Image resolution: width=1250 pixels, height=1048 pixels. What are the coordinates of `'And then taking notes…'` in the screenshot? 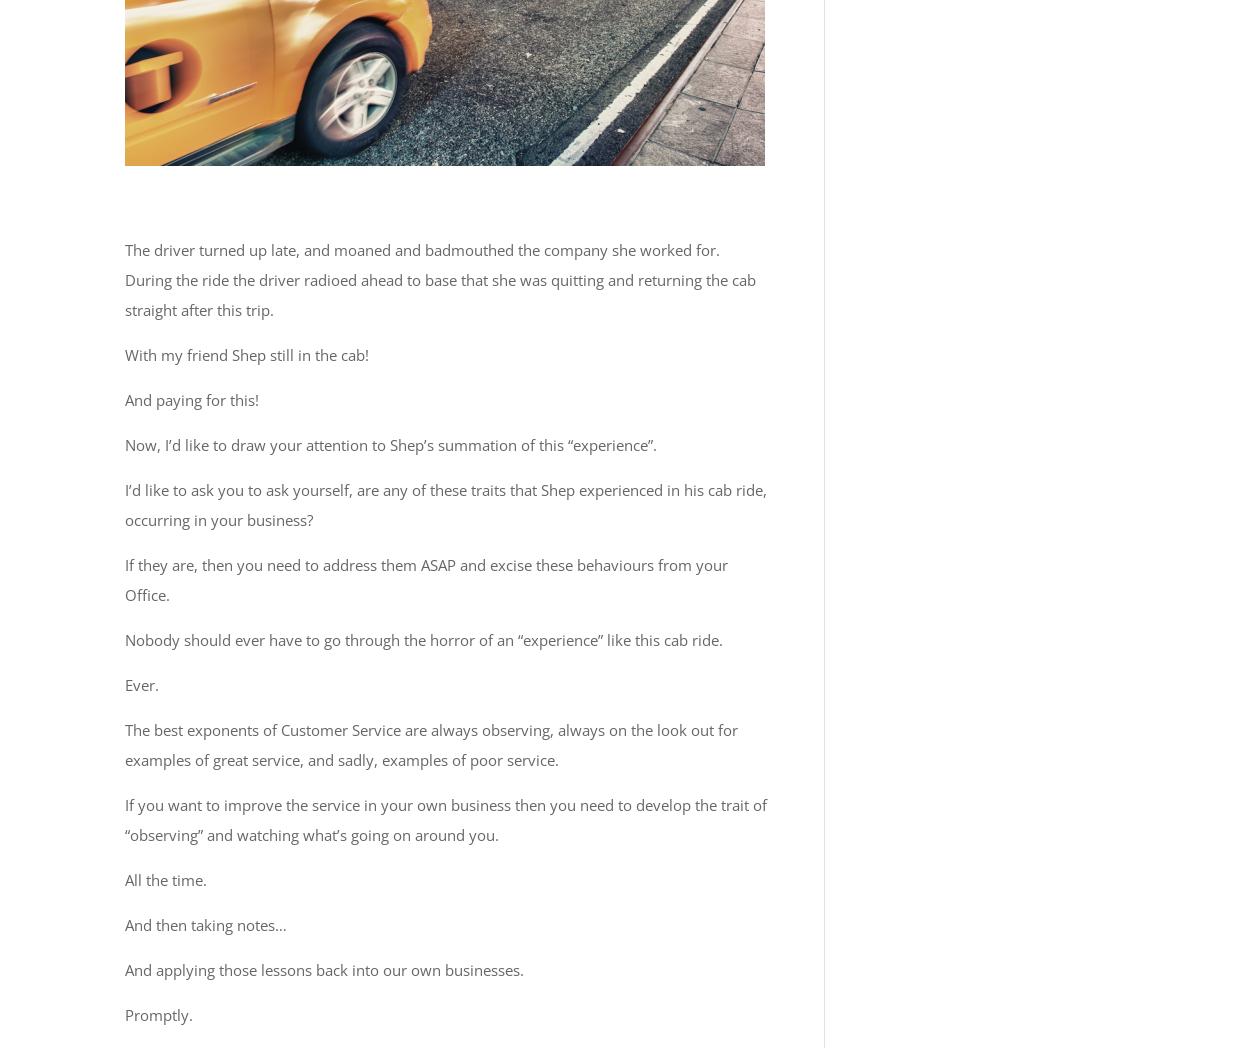 It's located at (205, 924).